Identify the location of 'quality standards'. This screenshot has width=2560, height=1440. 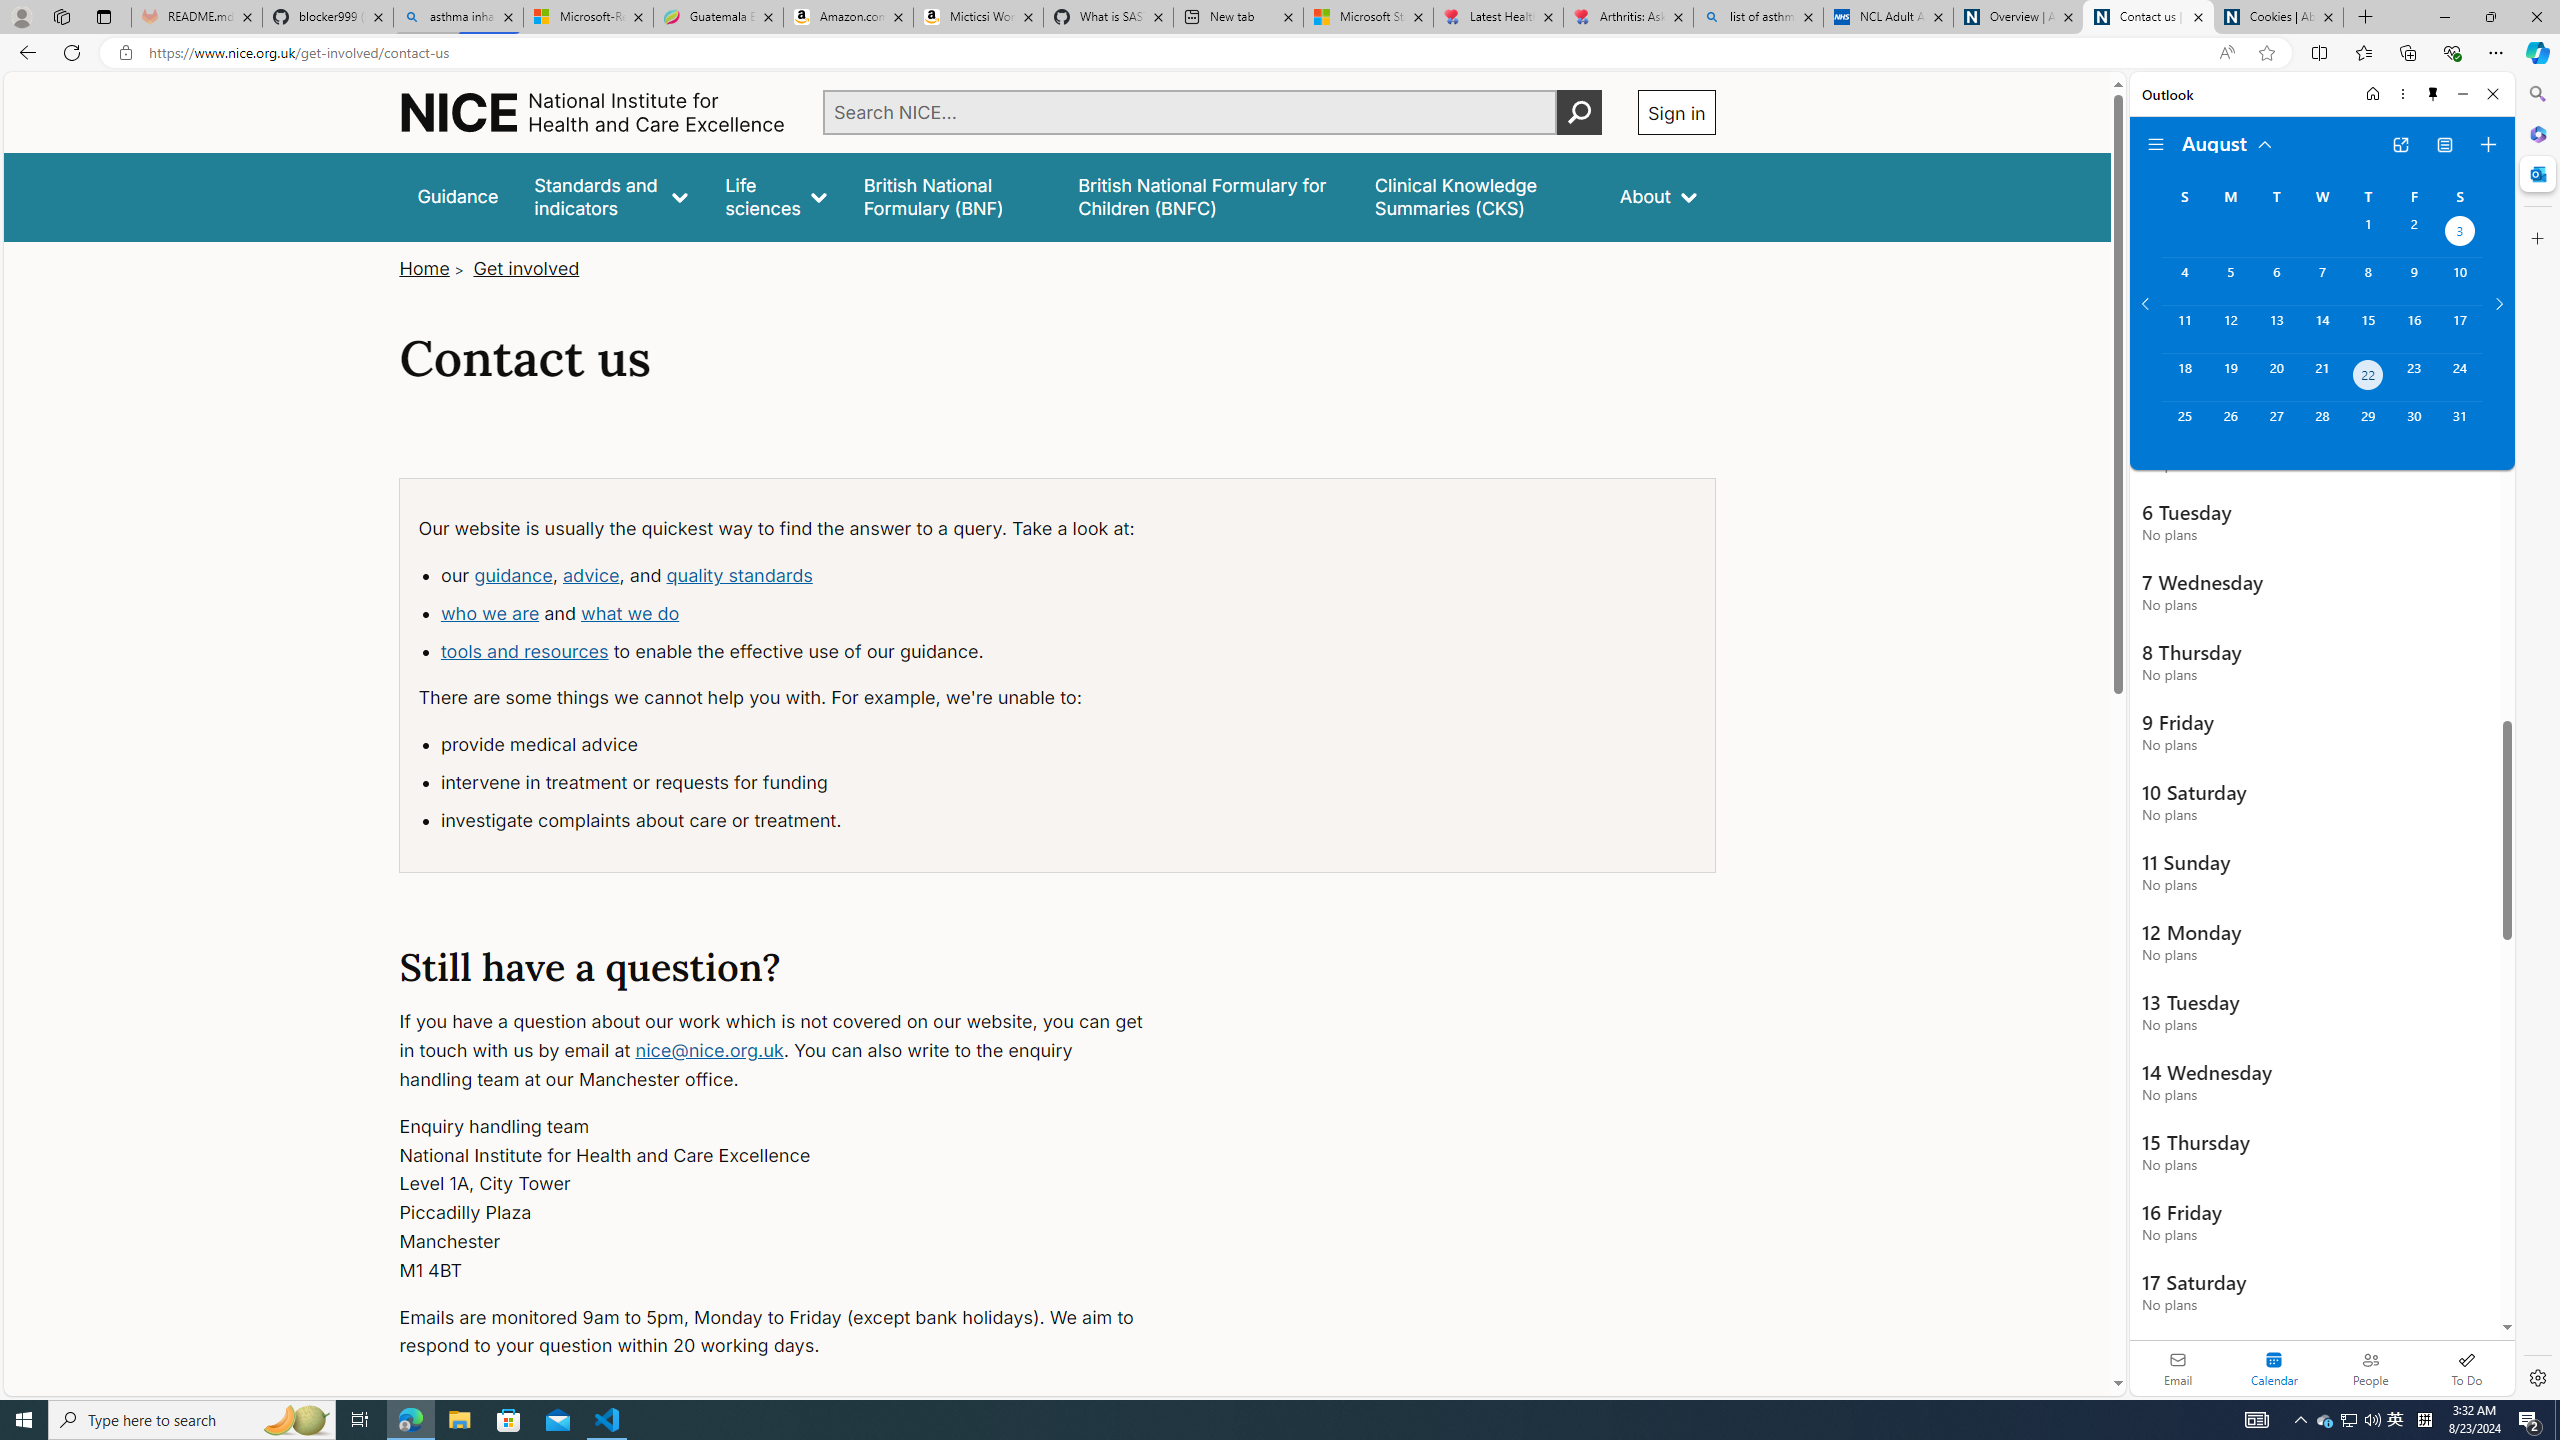
(738, 574).